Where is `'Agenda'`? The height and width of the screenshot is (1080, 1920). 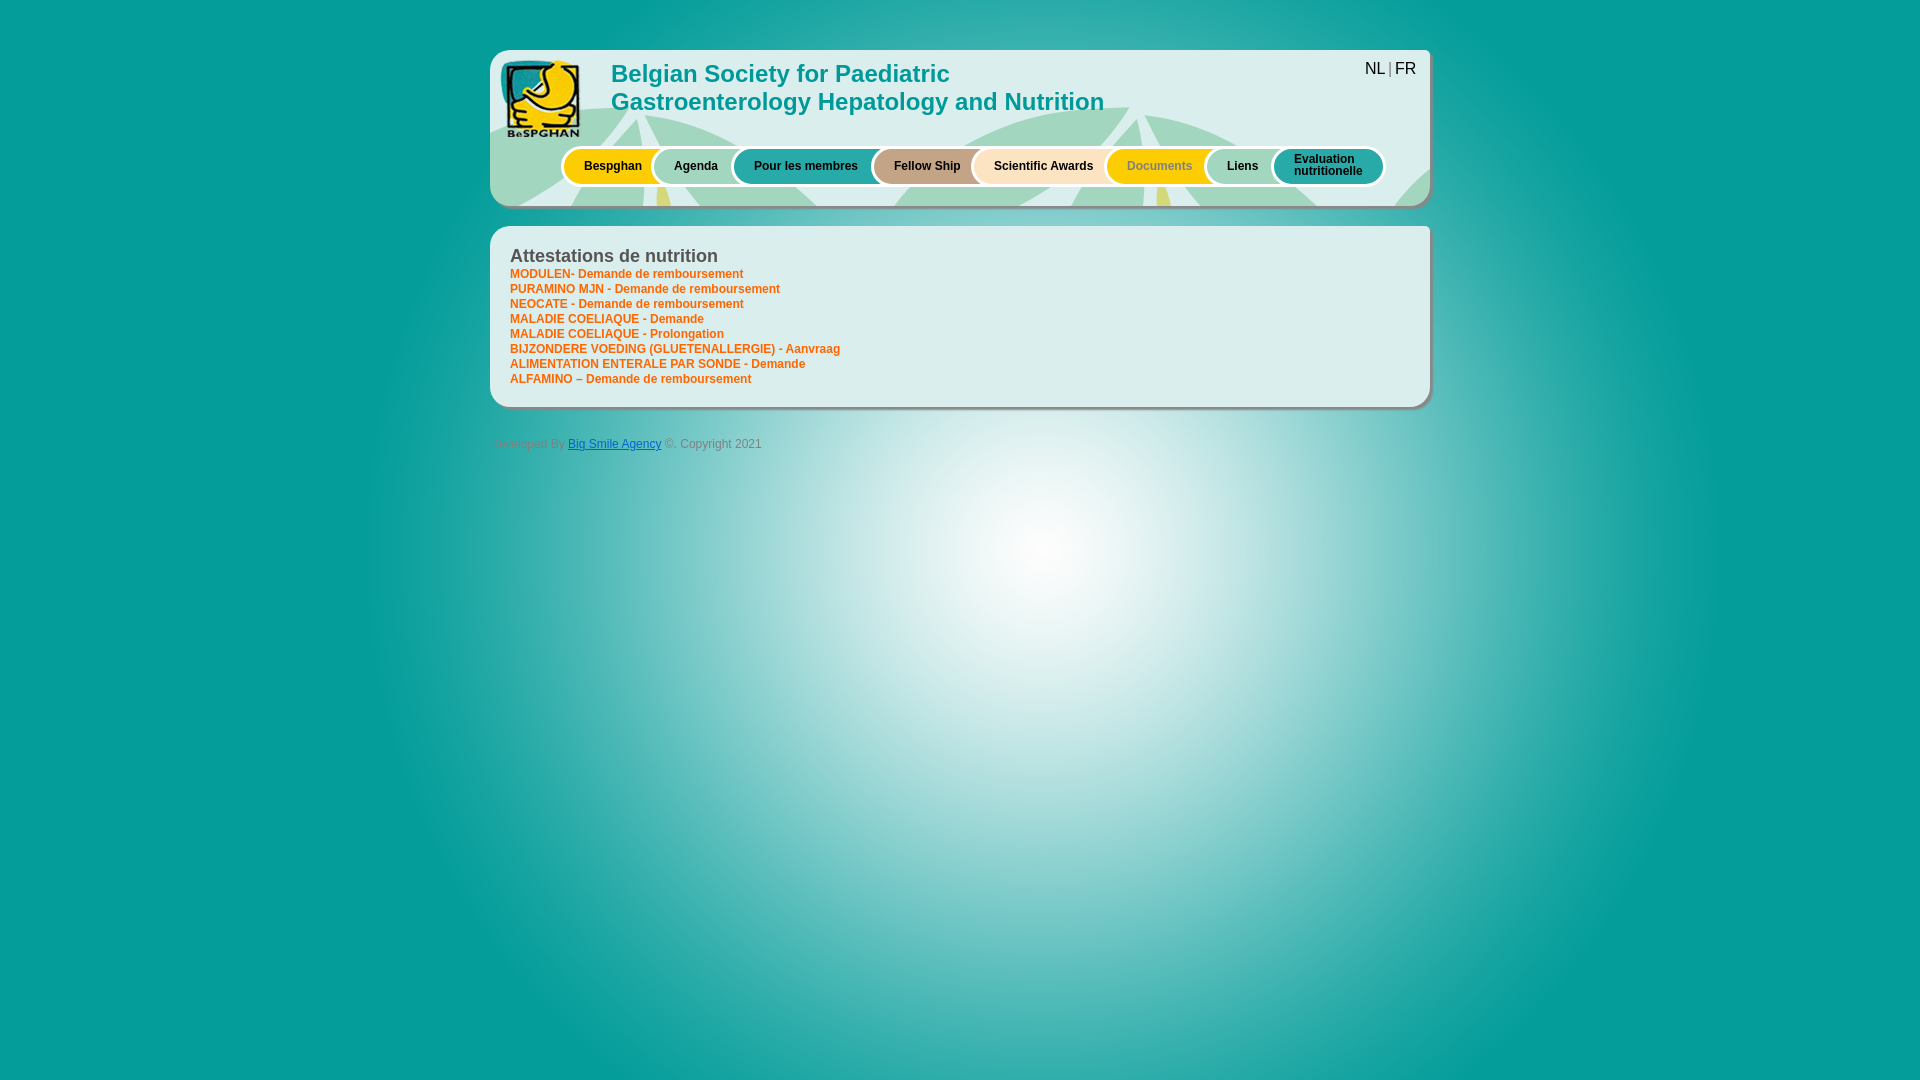 'Agenda' is located at coordinates (696, 164).